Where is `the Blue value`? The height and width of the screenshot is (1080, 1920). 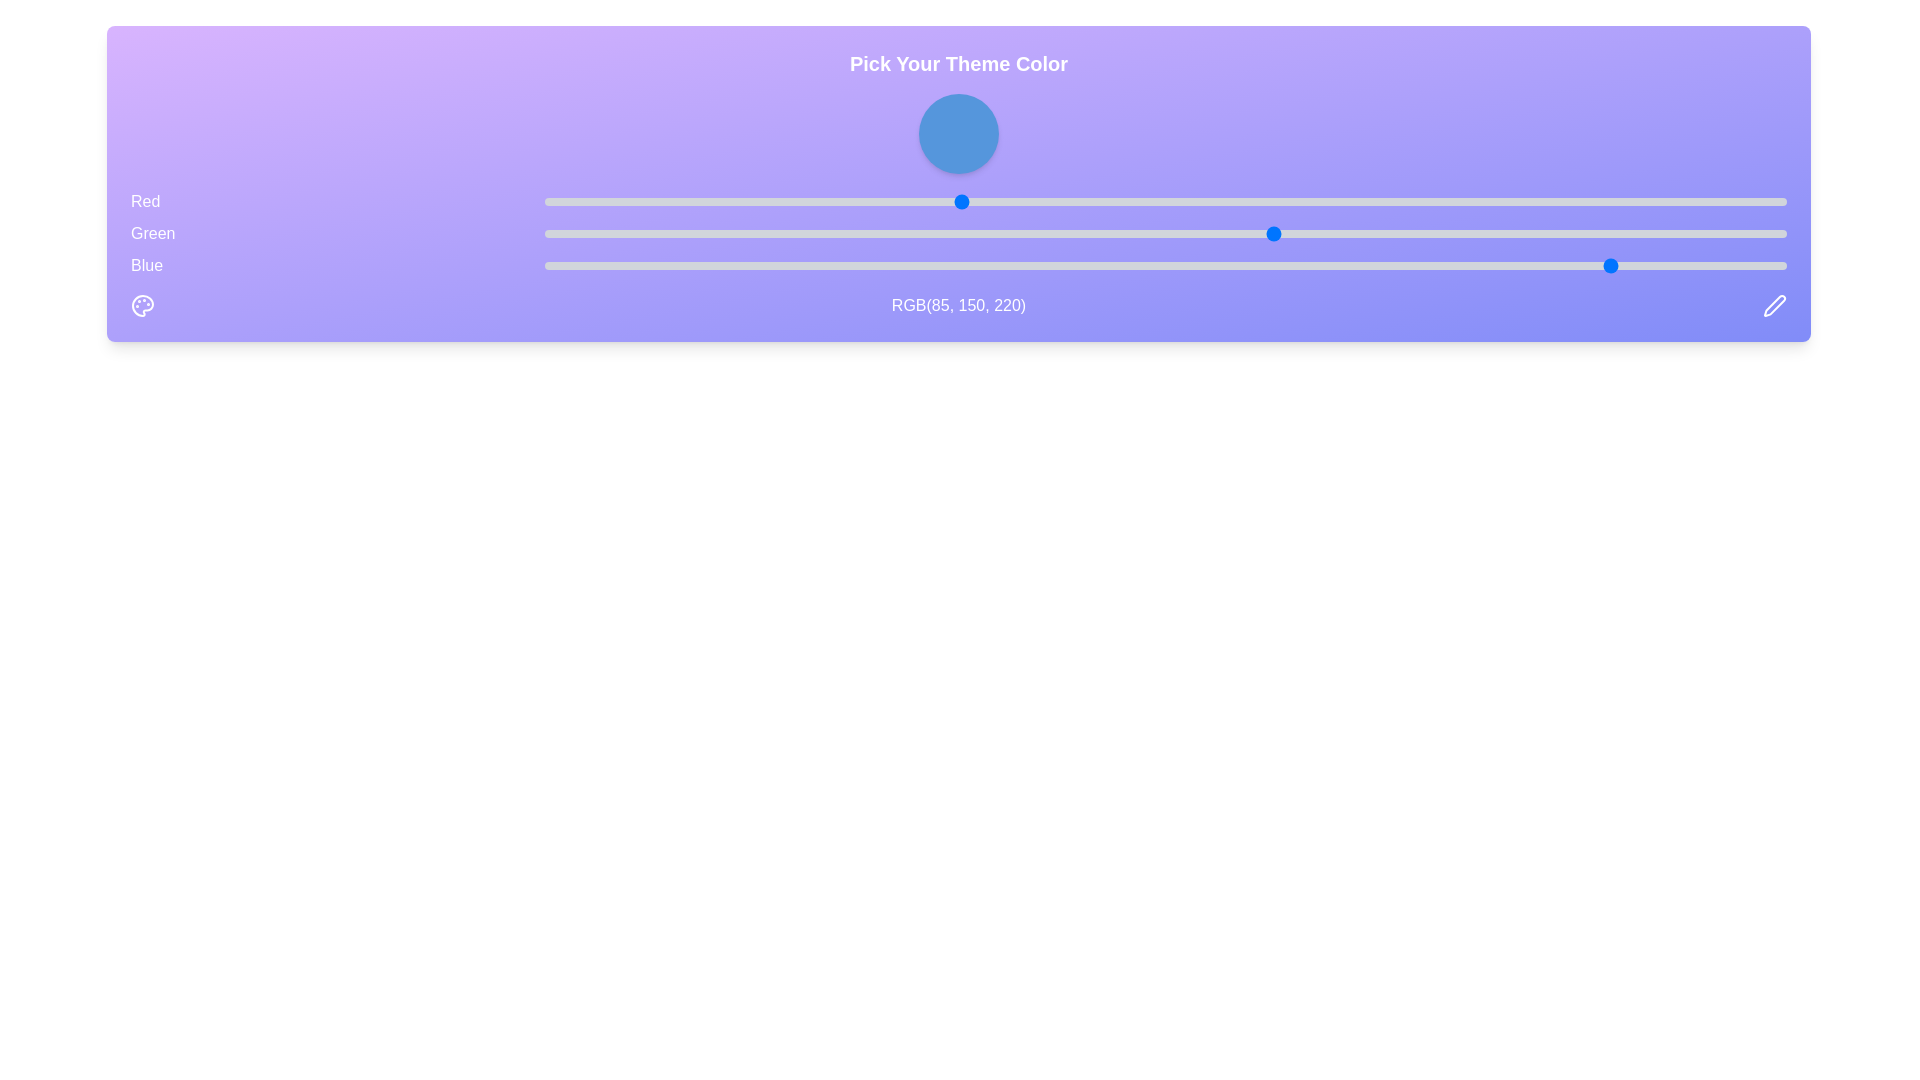 the Blue value is located at coordinates (856, 265).